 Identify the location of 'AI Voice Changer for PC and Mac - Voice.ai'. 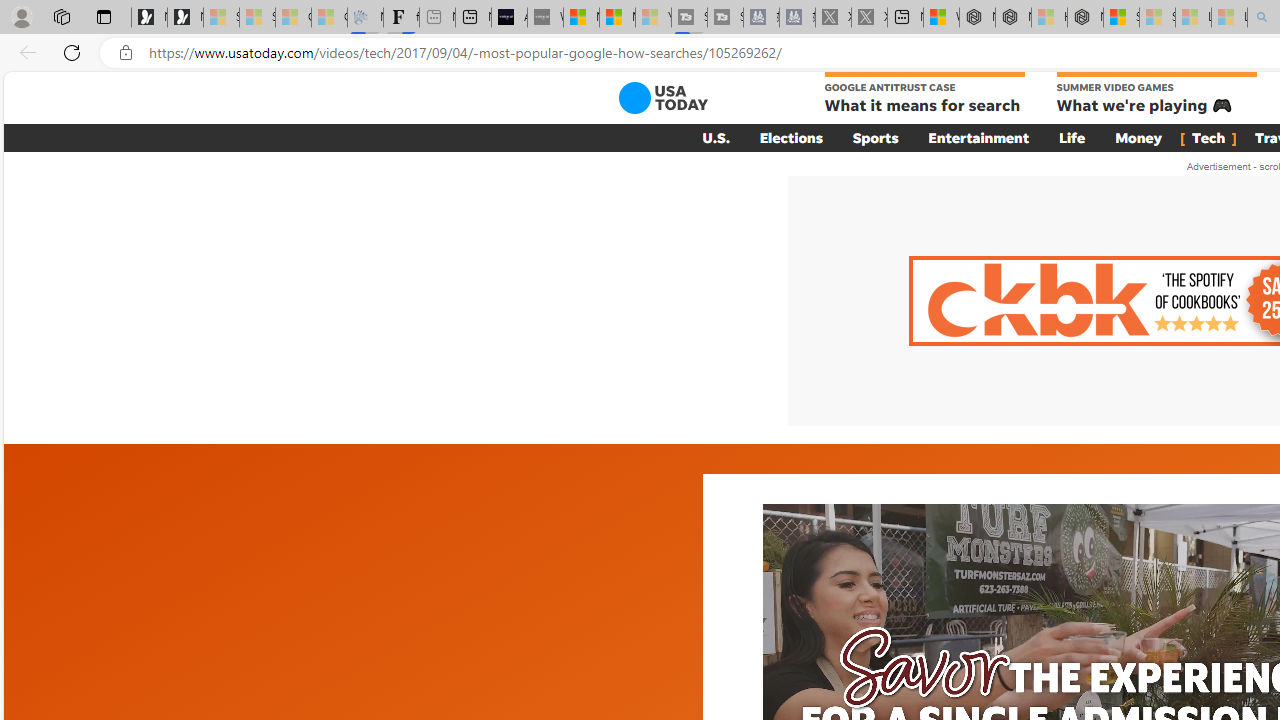
(509, 17).